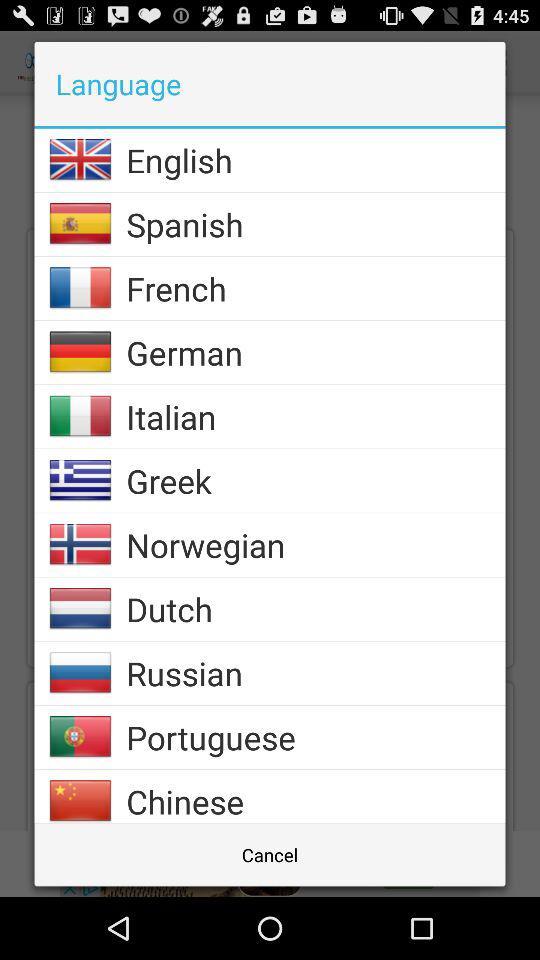  What do you see at coordinates (270, 853) in the screenshot?
I see `cancel button` at bounding box center [270, 853].